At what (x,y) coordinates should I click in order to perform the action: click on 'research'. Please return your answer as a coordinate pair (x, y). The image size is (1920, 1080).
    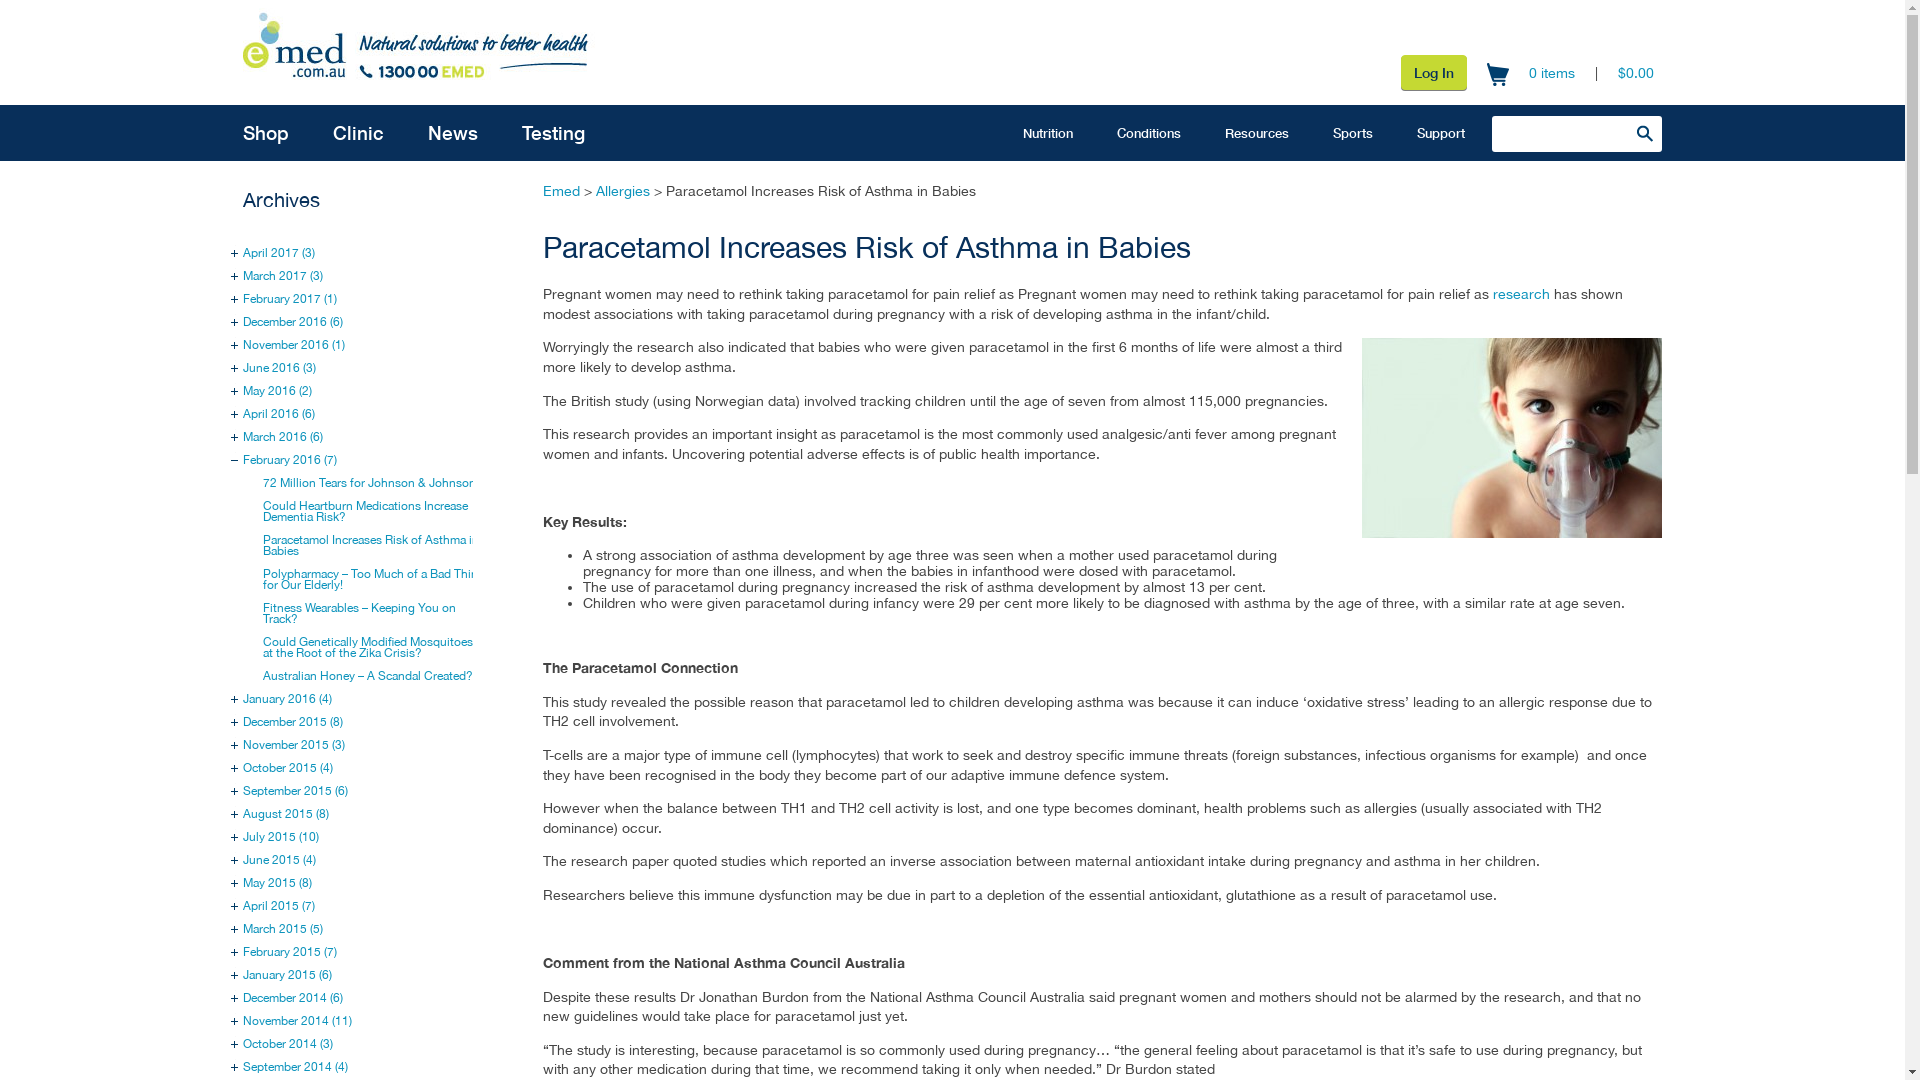
    Looking at the image, I should click on (1520, 293).